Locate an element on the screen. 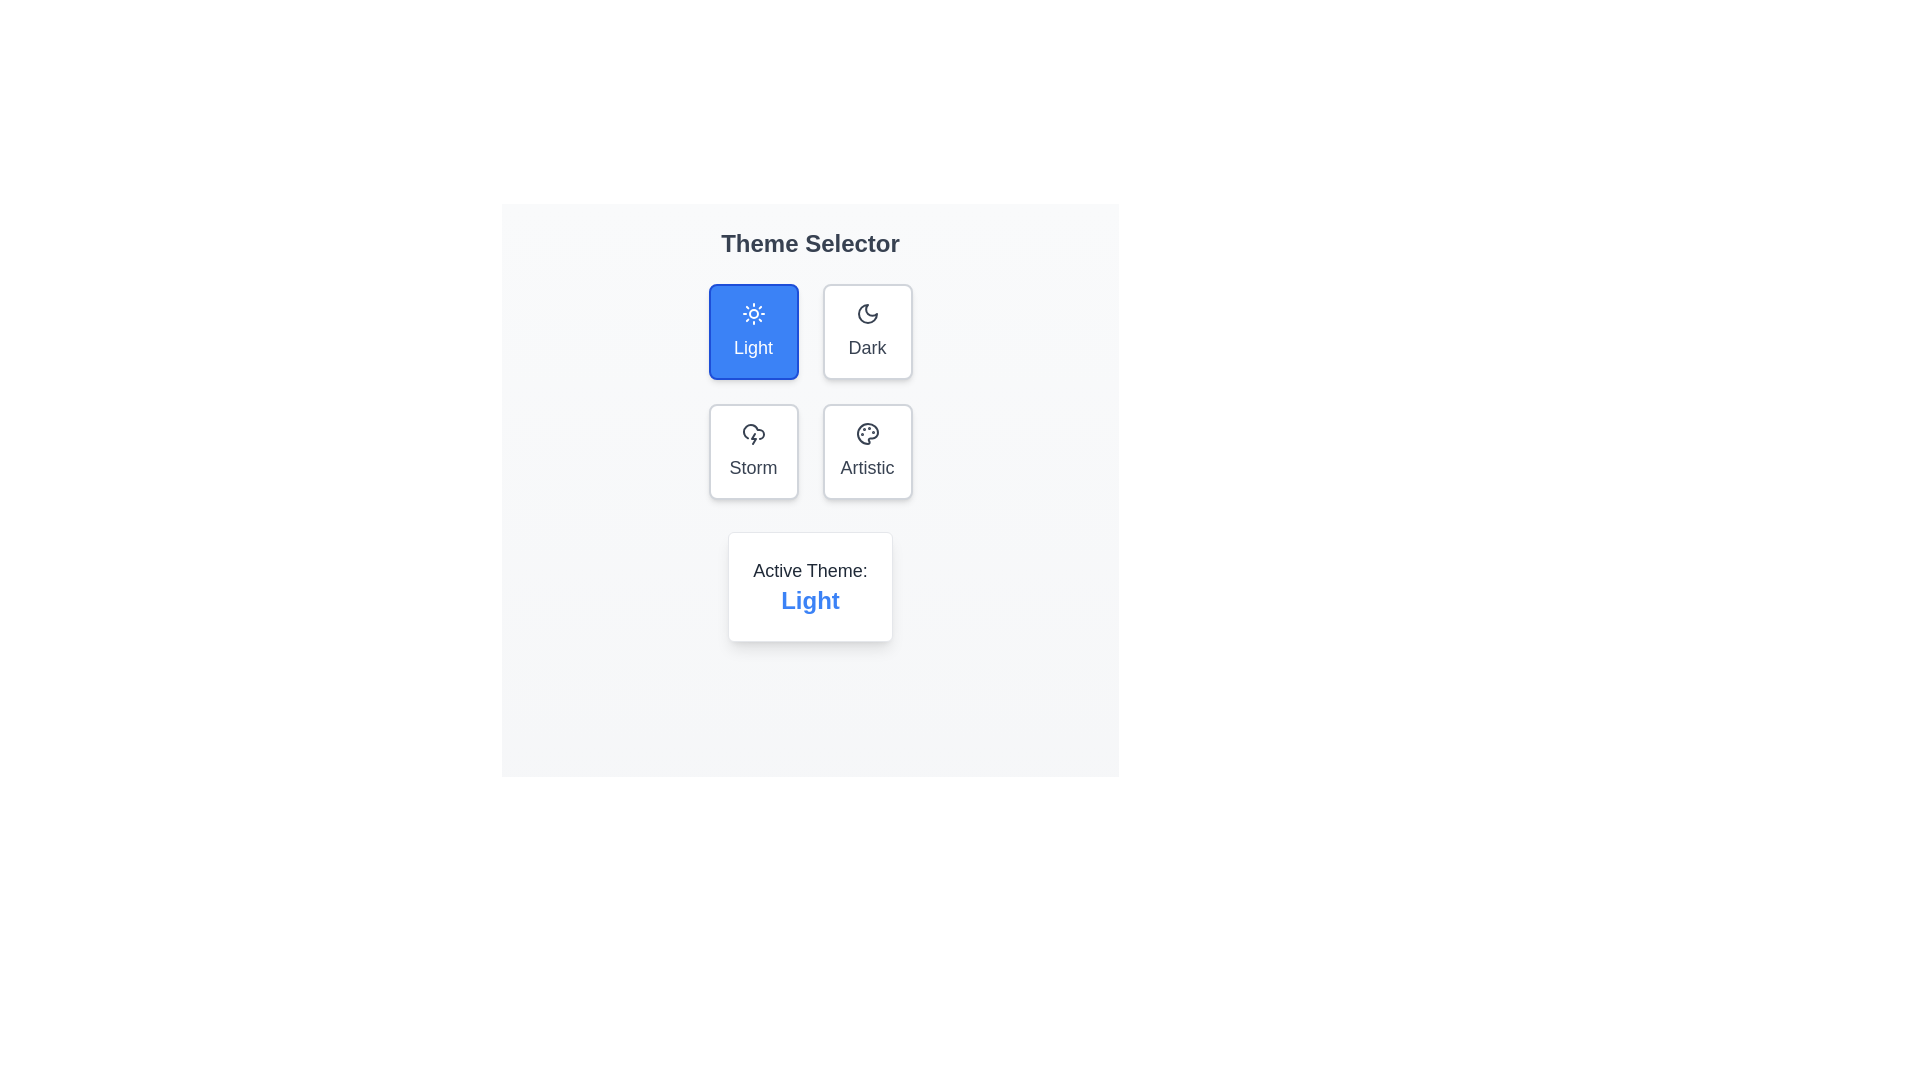 The image size is (1920, 1080). the button corresponding to the theme Artistic is located at coordinates (867, 451).